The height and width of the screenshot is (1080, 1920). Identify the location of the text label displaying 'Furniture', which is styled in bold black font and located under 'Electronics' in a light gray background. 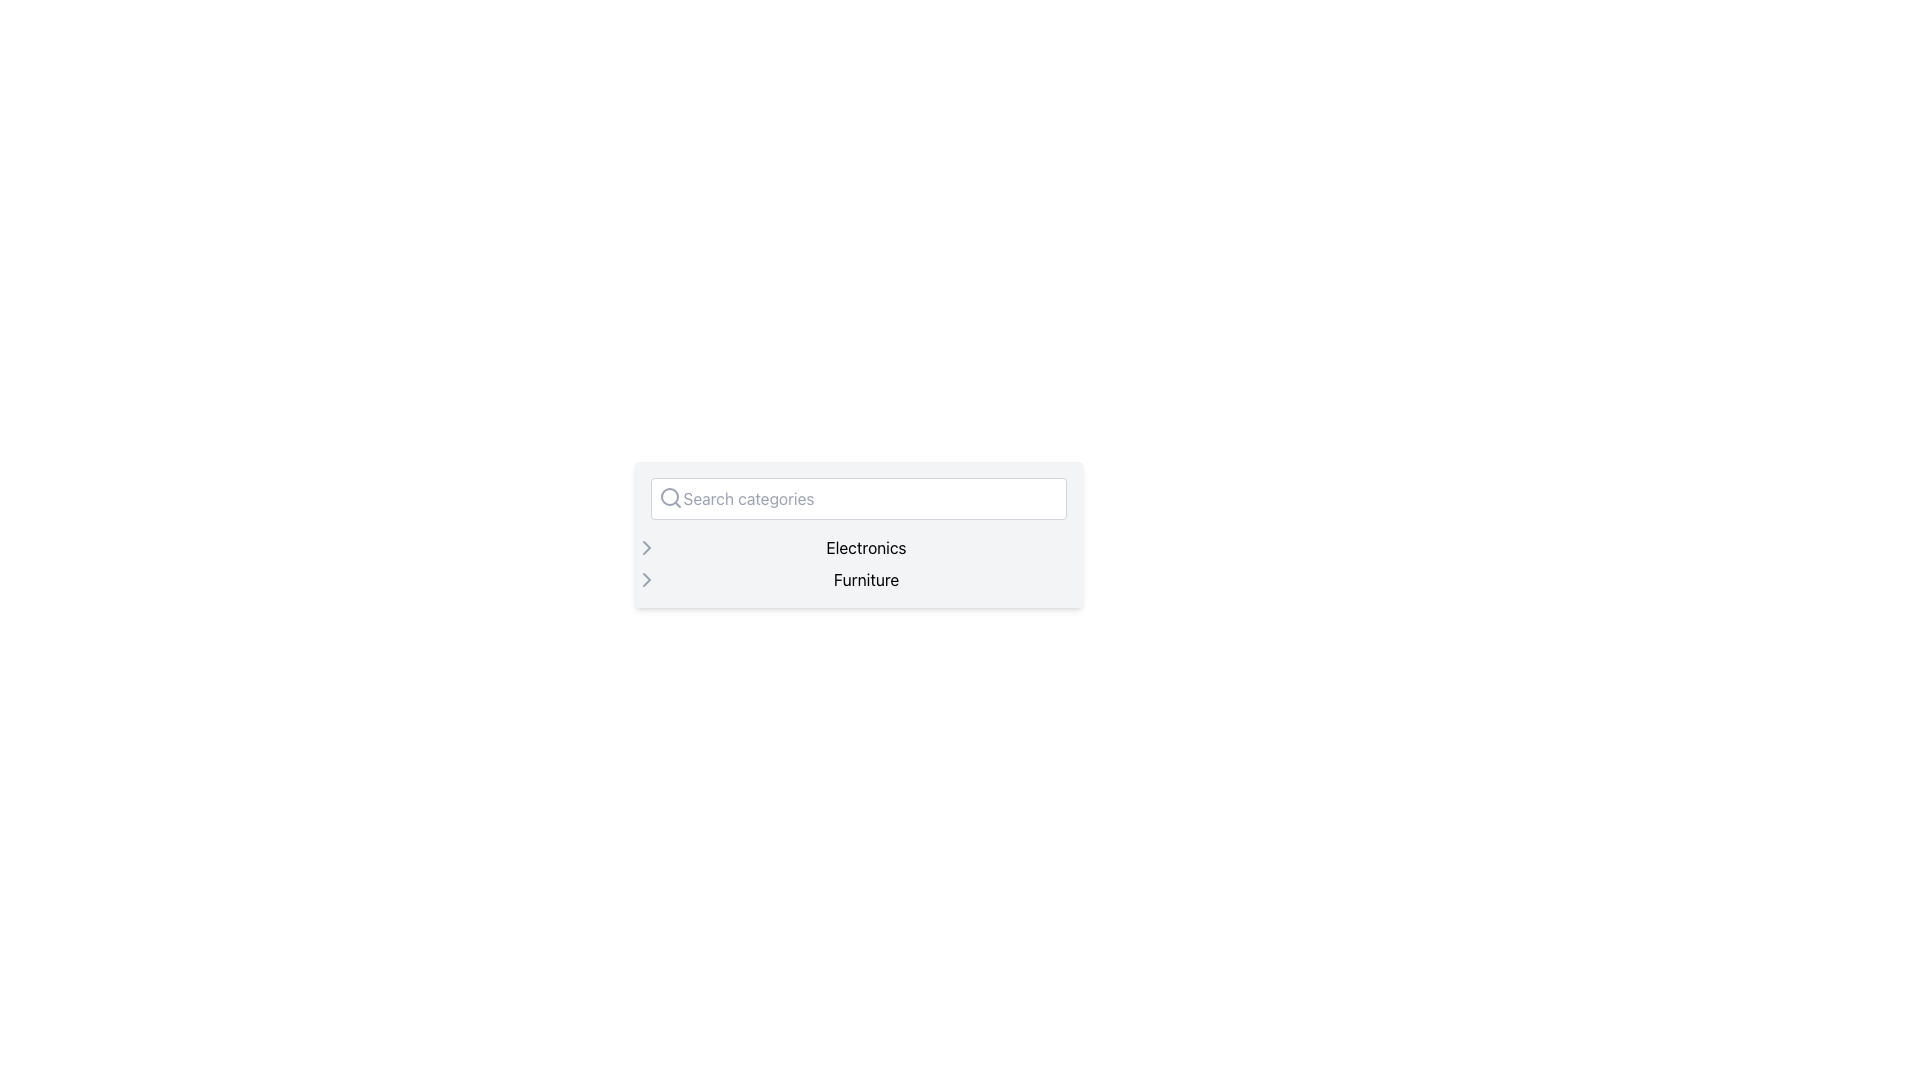
(866, 579).